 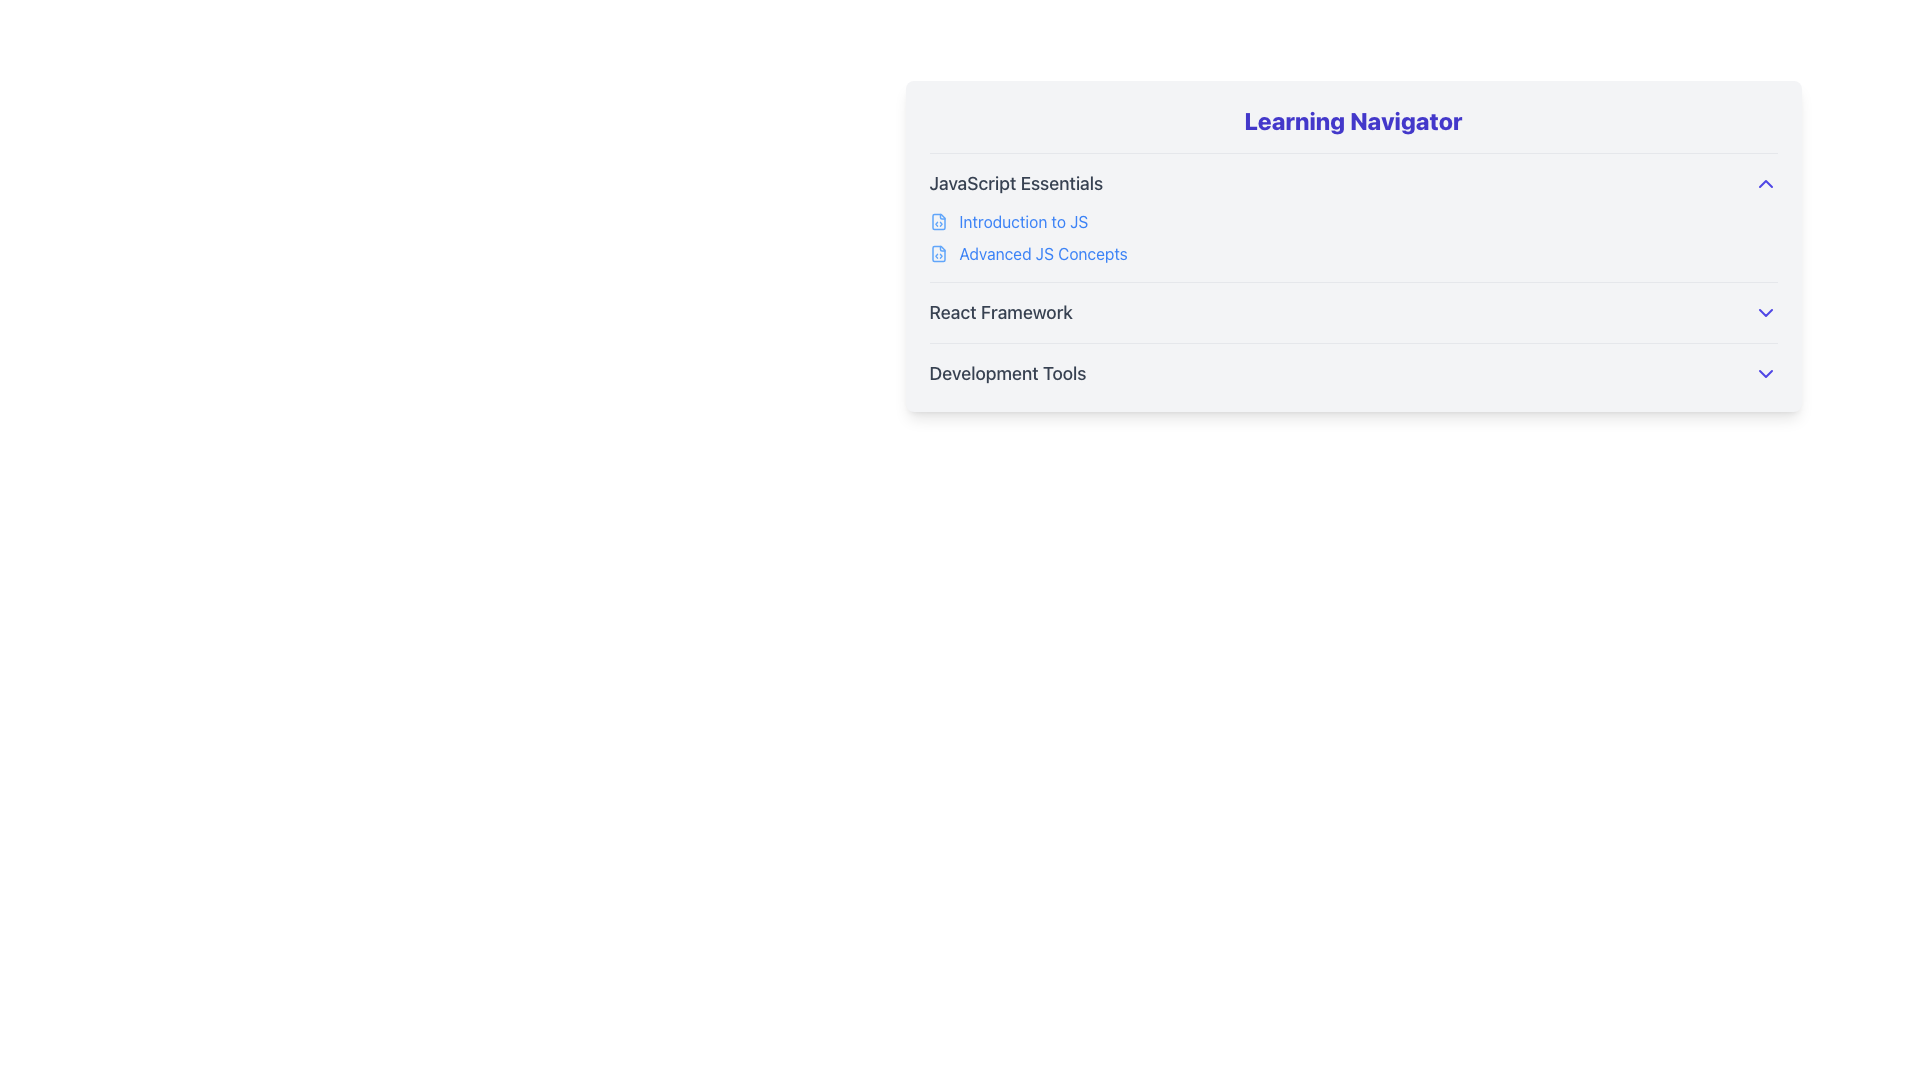 What do you see at coordinates (937, 253) in the screenshot?
I see `the blue document icon within the second item of the 'Learning Navigator'` at bounding box center [937, 253].